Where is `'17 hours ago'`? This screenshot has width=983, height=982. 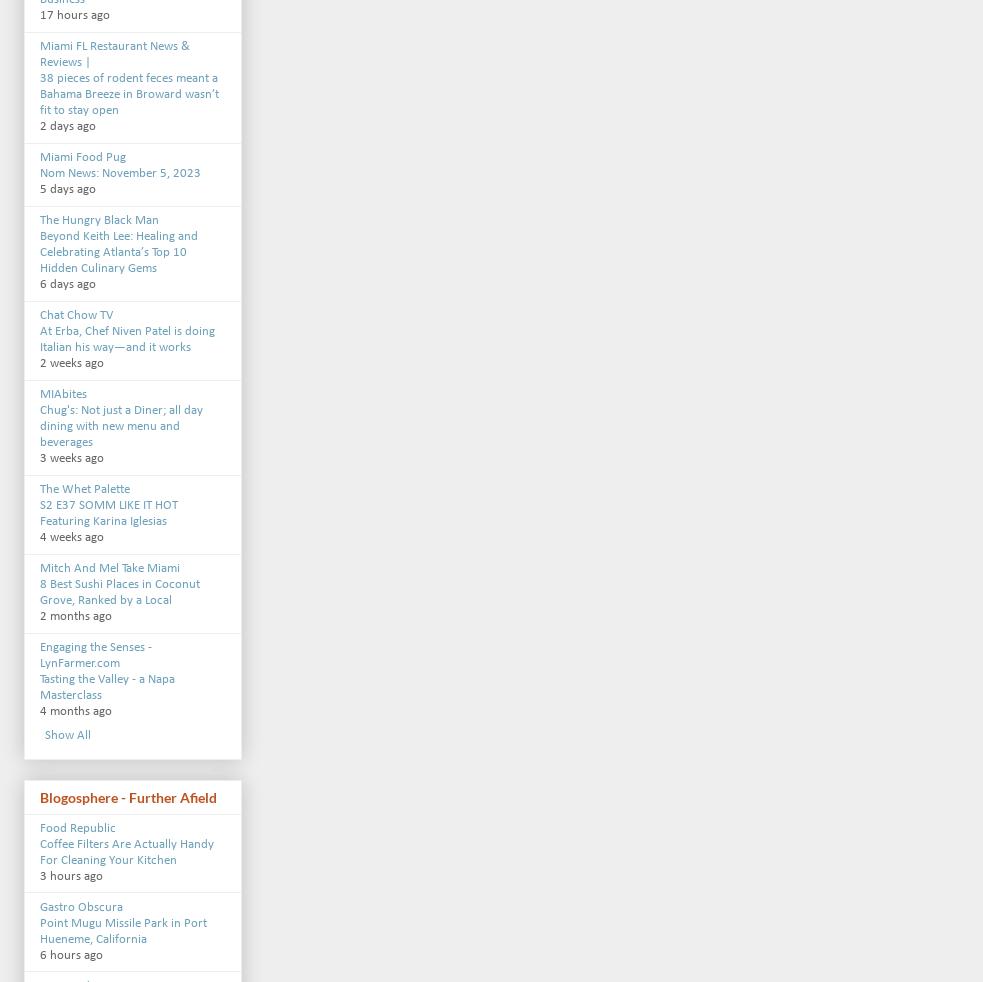
'17 hours ago' is located at coordinates (74, 14).